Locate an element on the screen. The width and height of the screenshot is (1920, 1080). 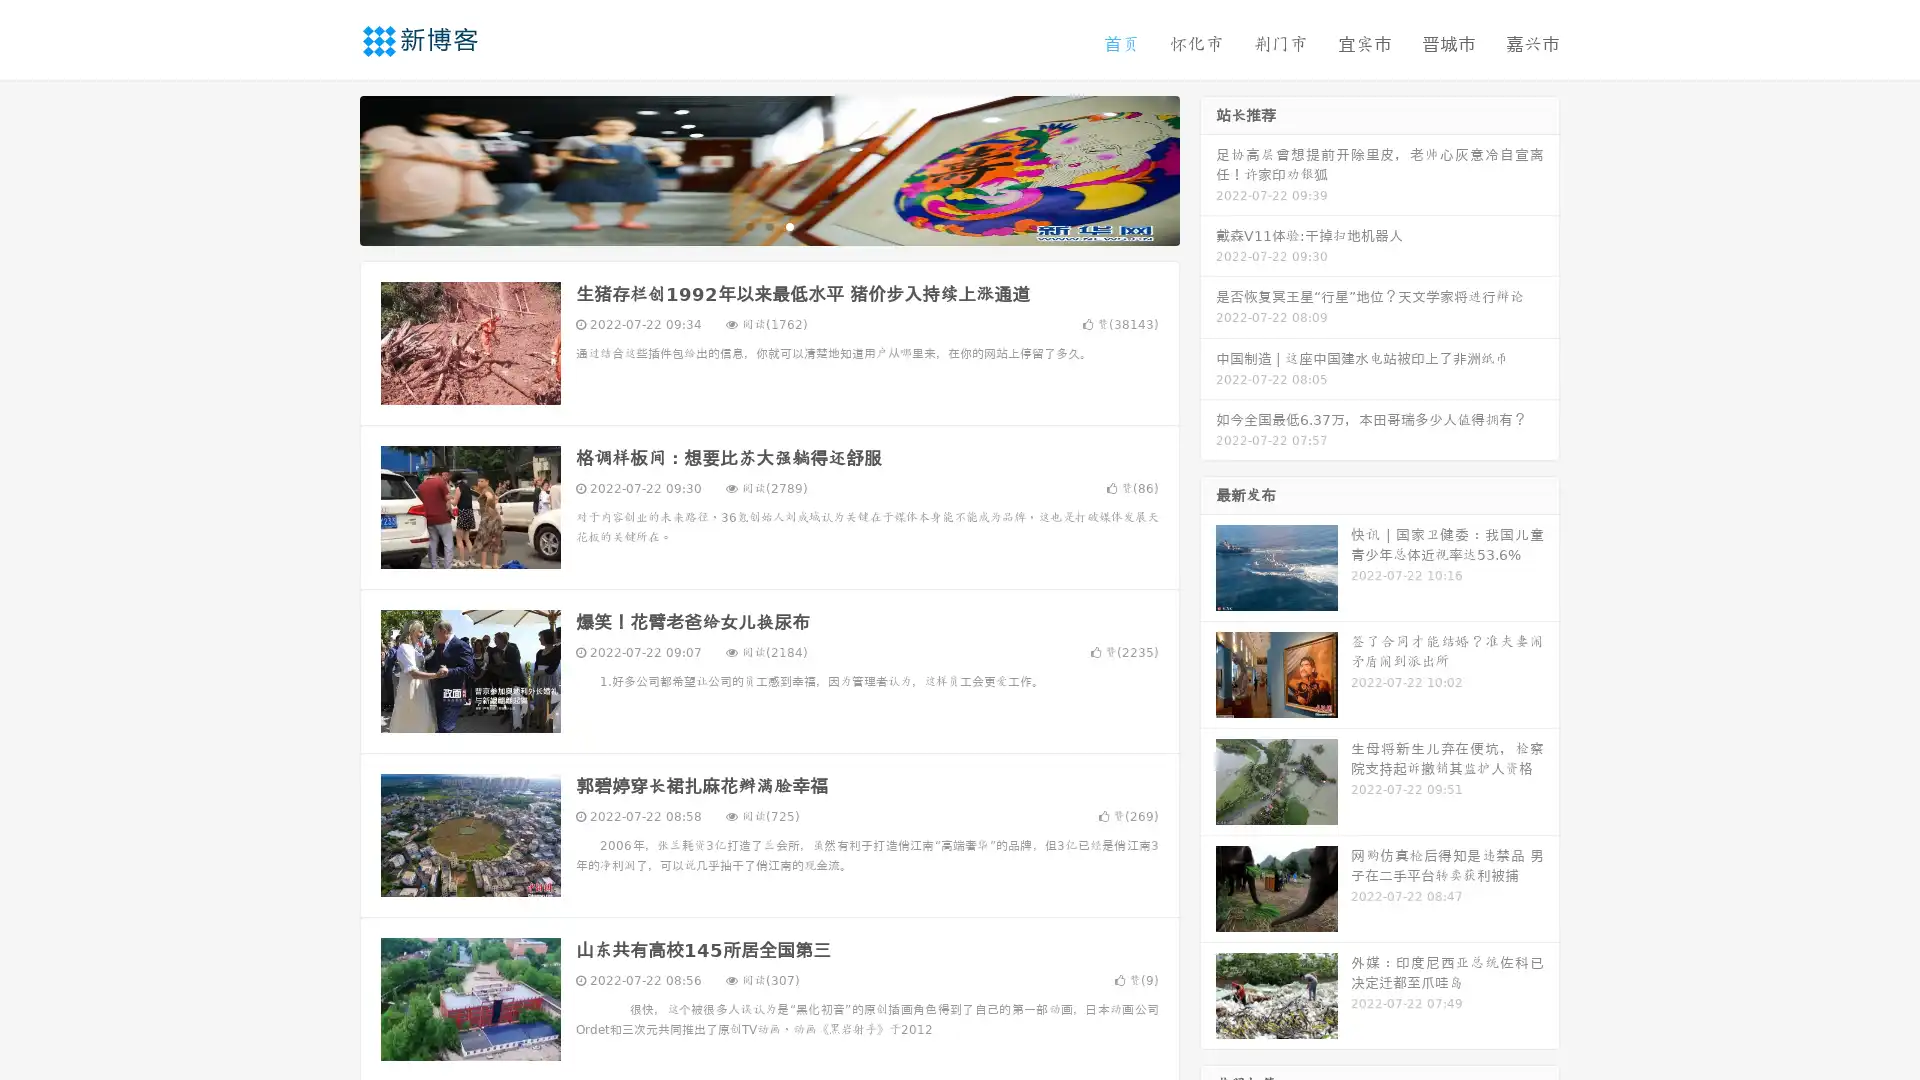
Previous slide is located at coordinates (330, 168).